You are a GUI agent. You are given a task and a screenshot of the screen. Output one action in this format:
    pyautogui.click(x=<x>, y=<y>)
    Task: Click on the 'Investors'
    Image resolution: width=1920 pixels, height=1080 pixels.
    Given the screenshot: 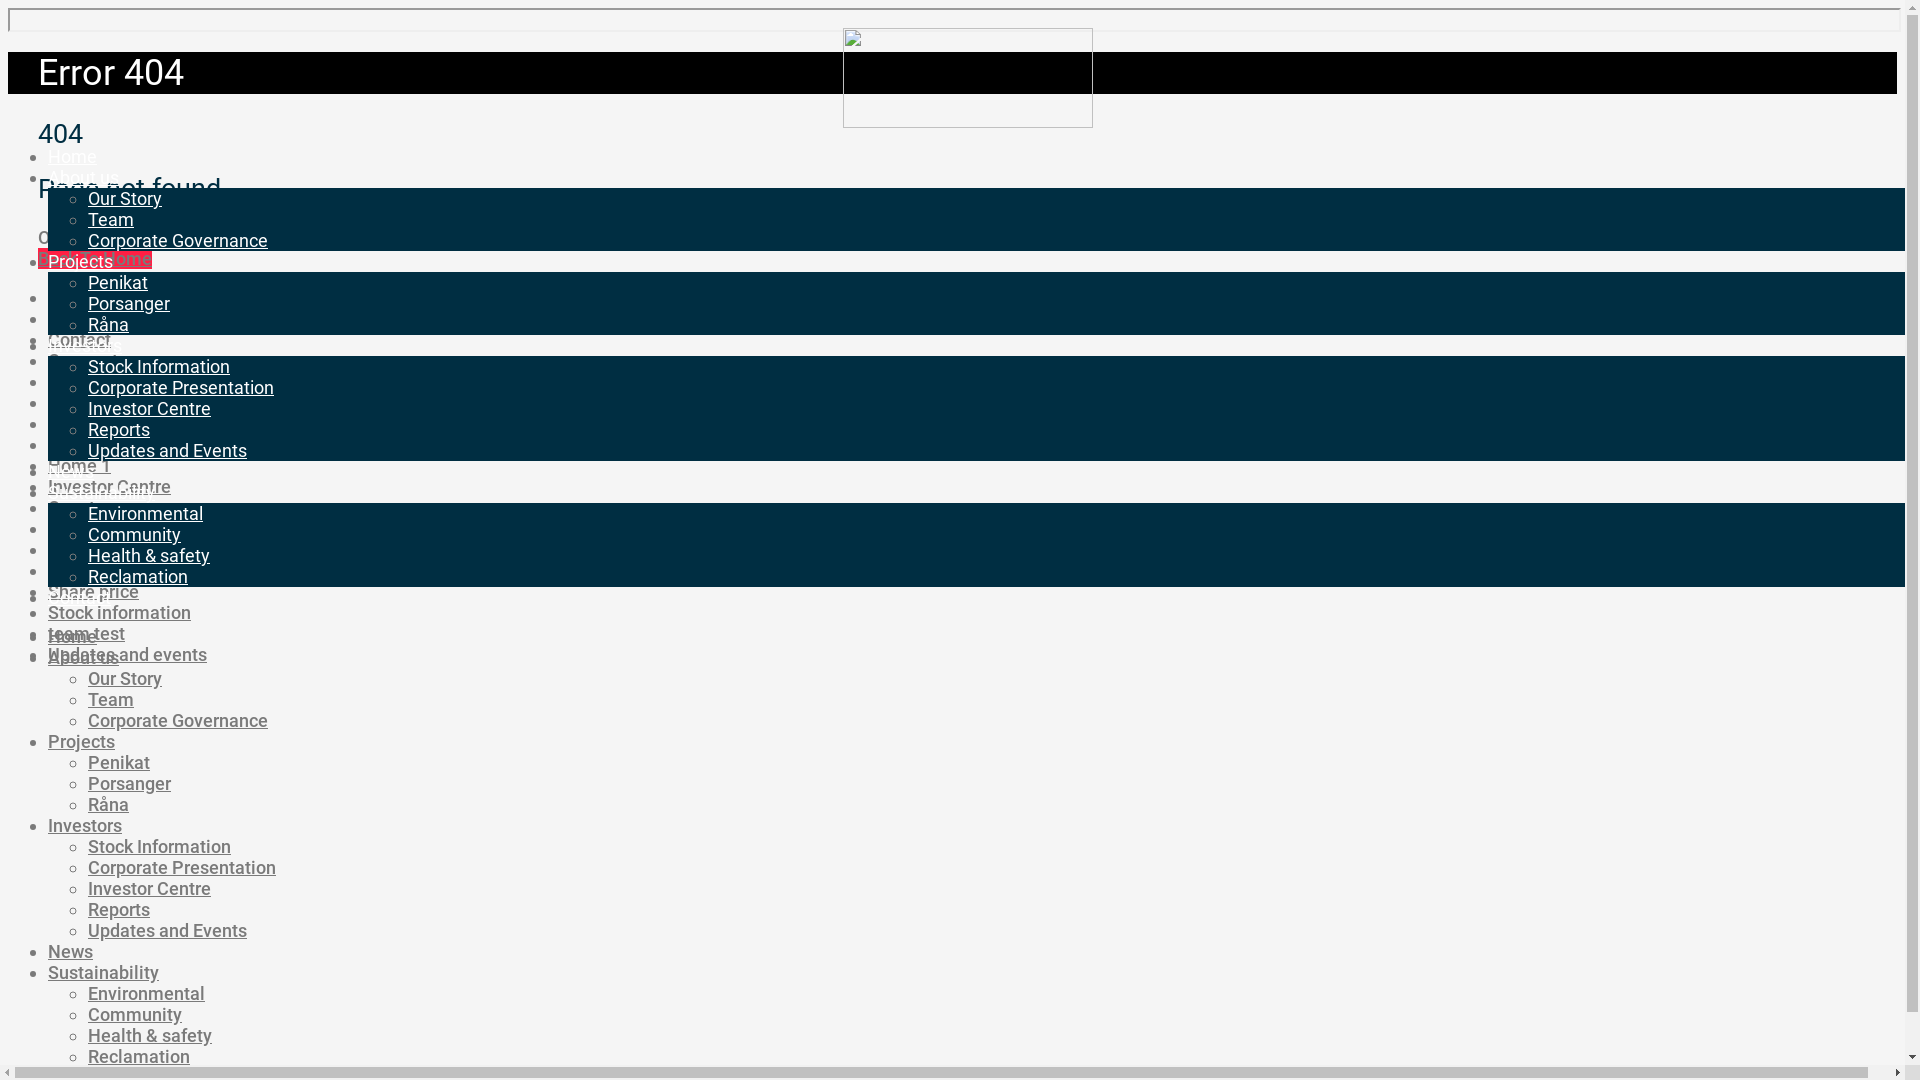 What is the action you would take?
    pyautogui.click(x=48, y=825)
    